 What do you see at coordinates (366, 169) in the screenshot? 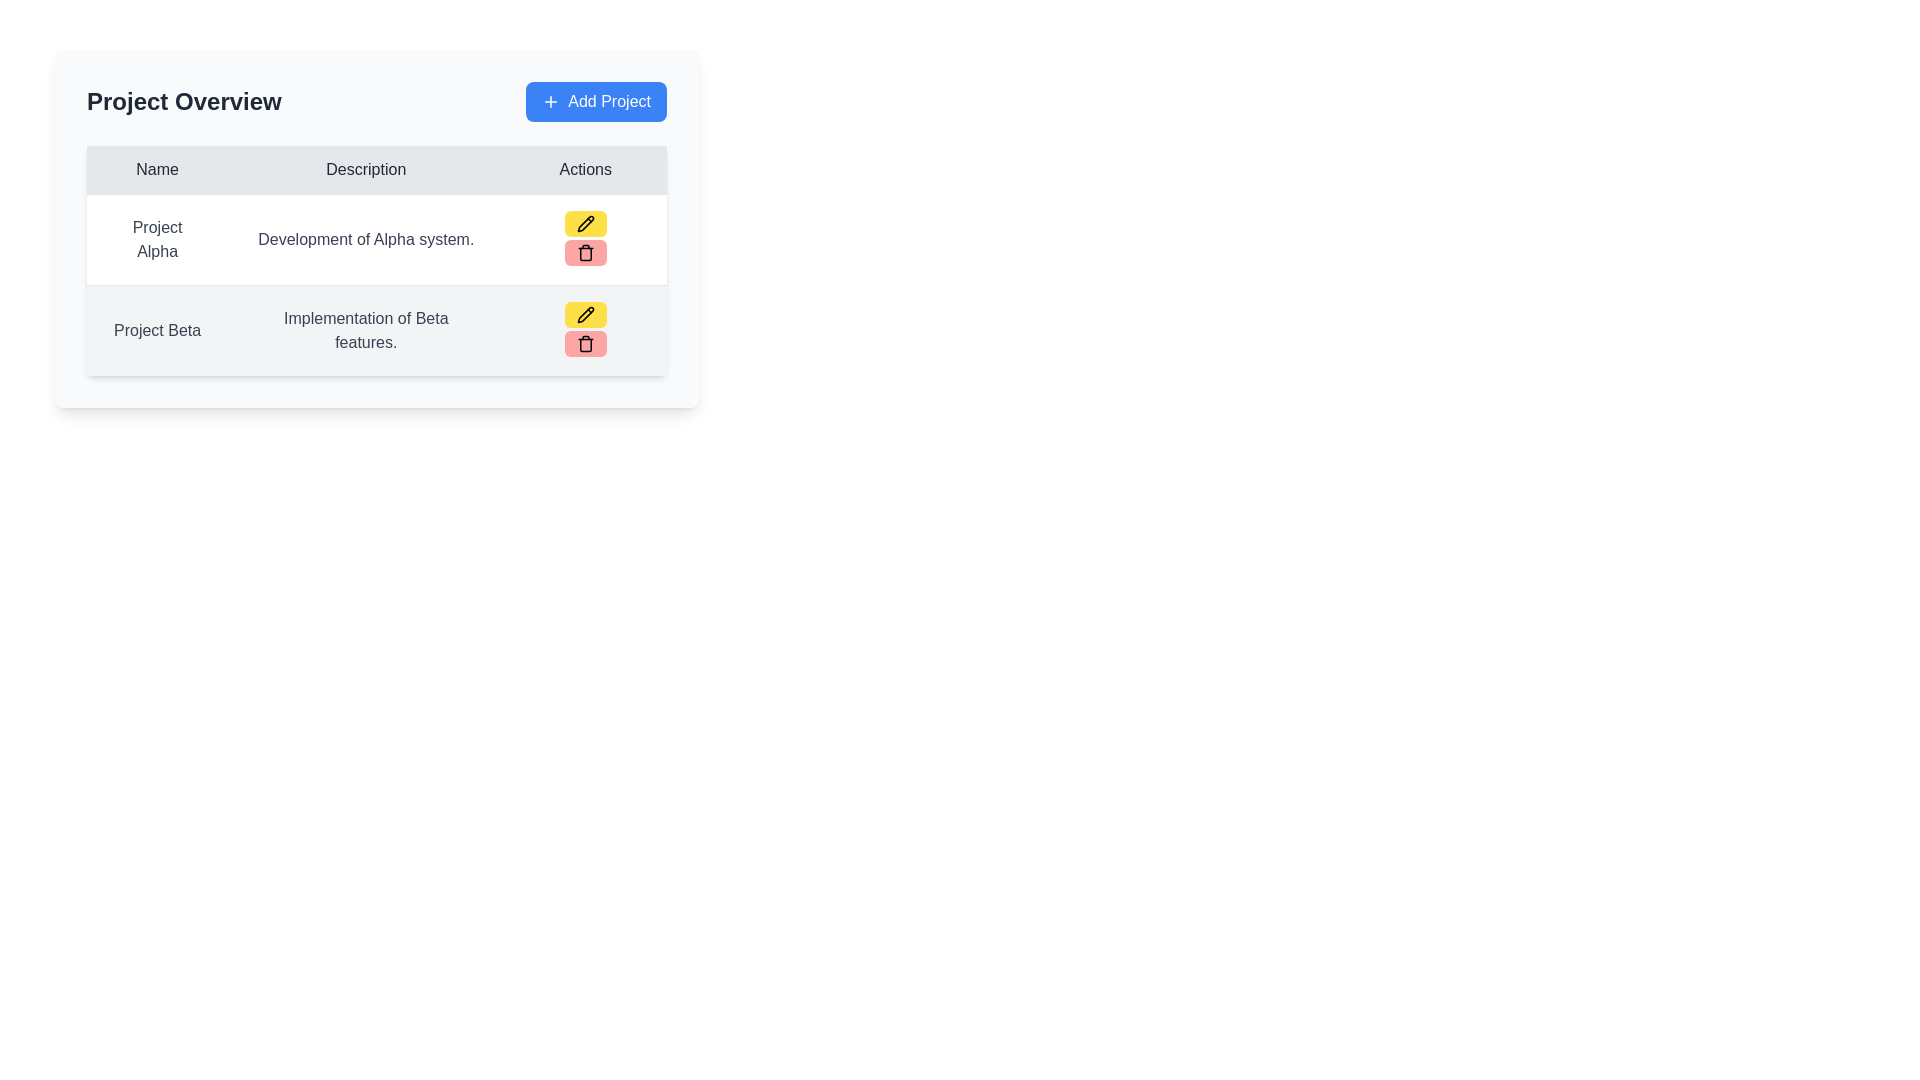
I see `the 'Description' text label, which is styled in gray font and located in the header row of the table, positioned between 'Name' and 'Actions'` at bounding box center [366, 169].